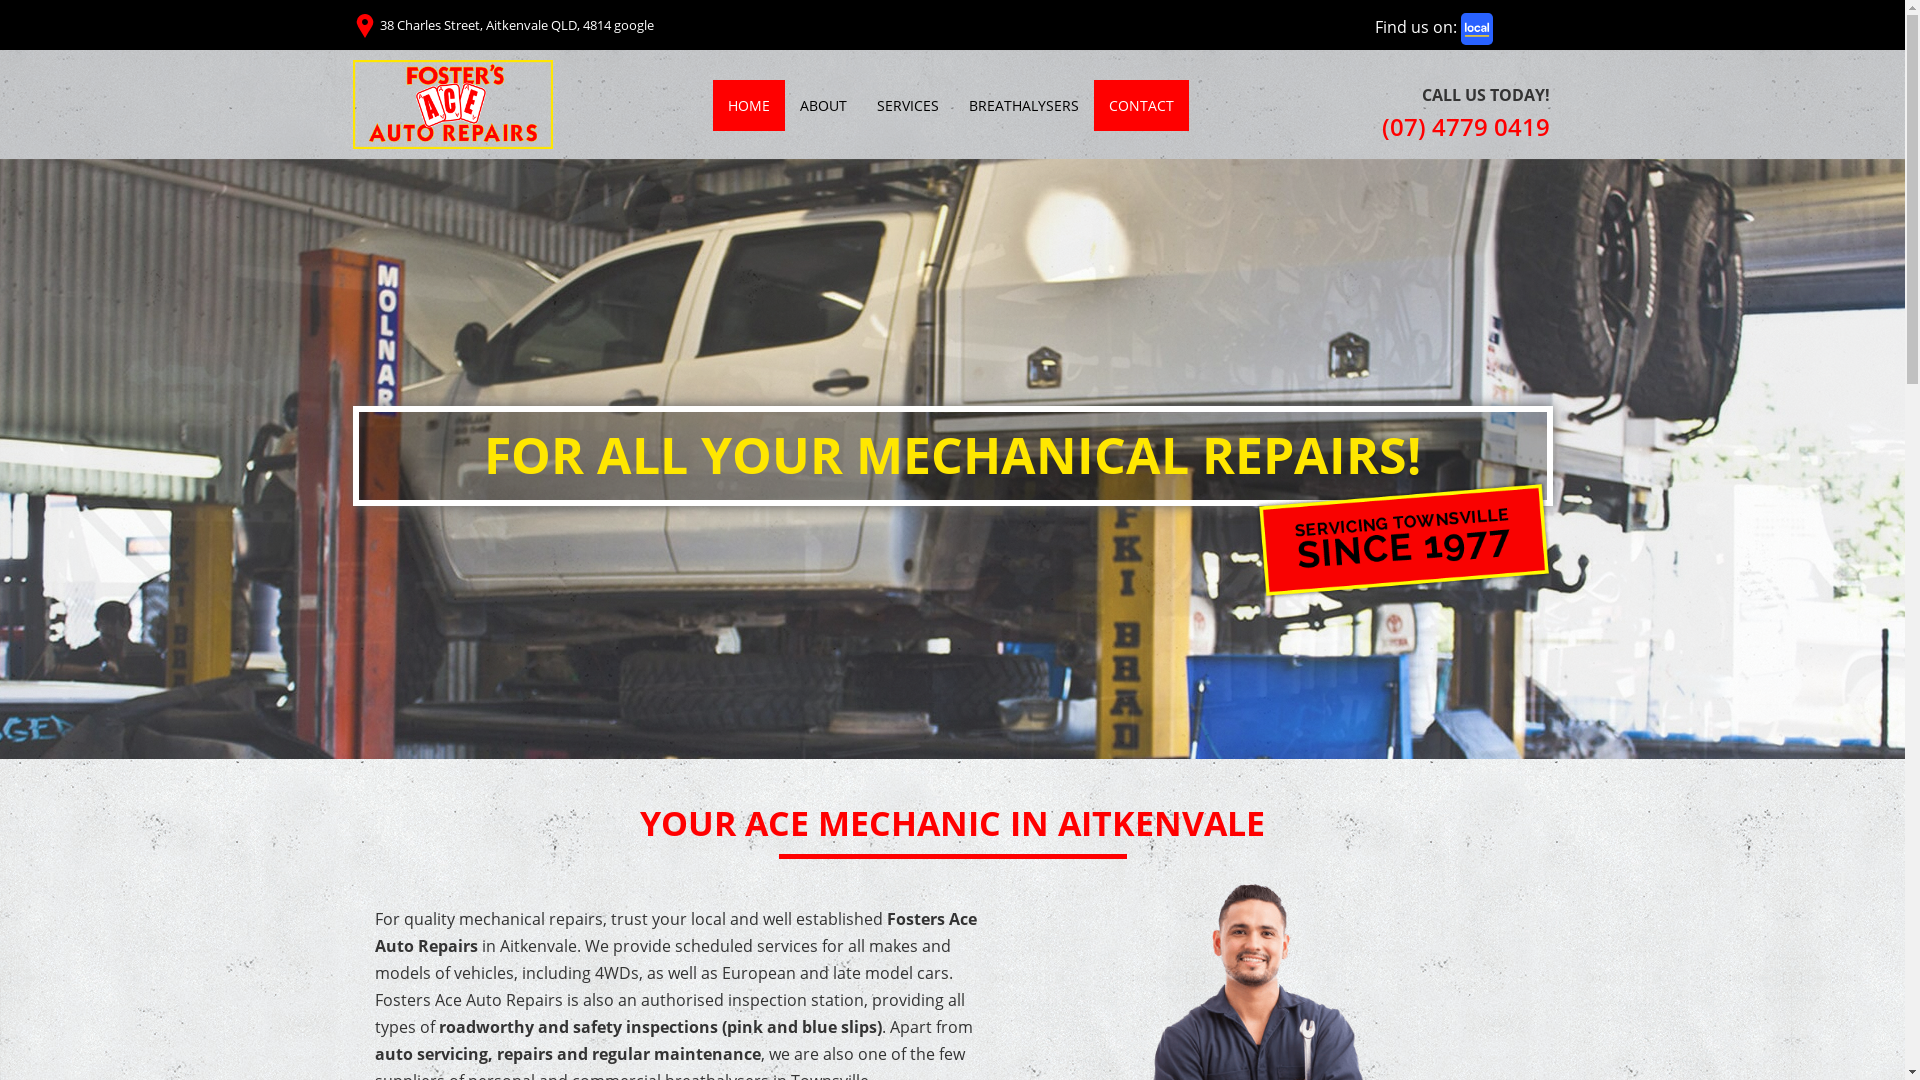 The height and width of the screenshot is (1080, 1920). Describe the element at coordinates (1477, 29) in the screenshot. I see `'Localsearch'` at that location.